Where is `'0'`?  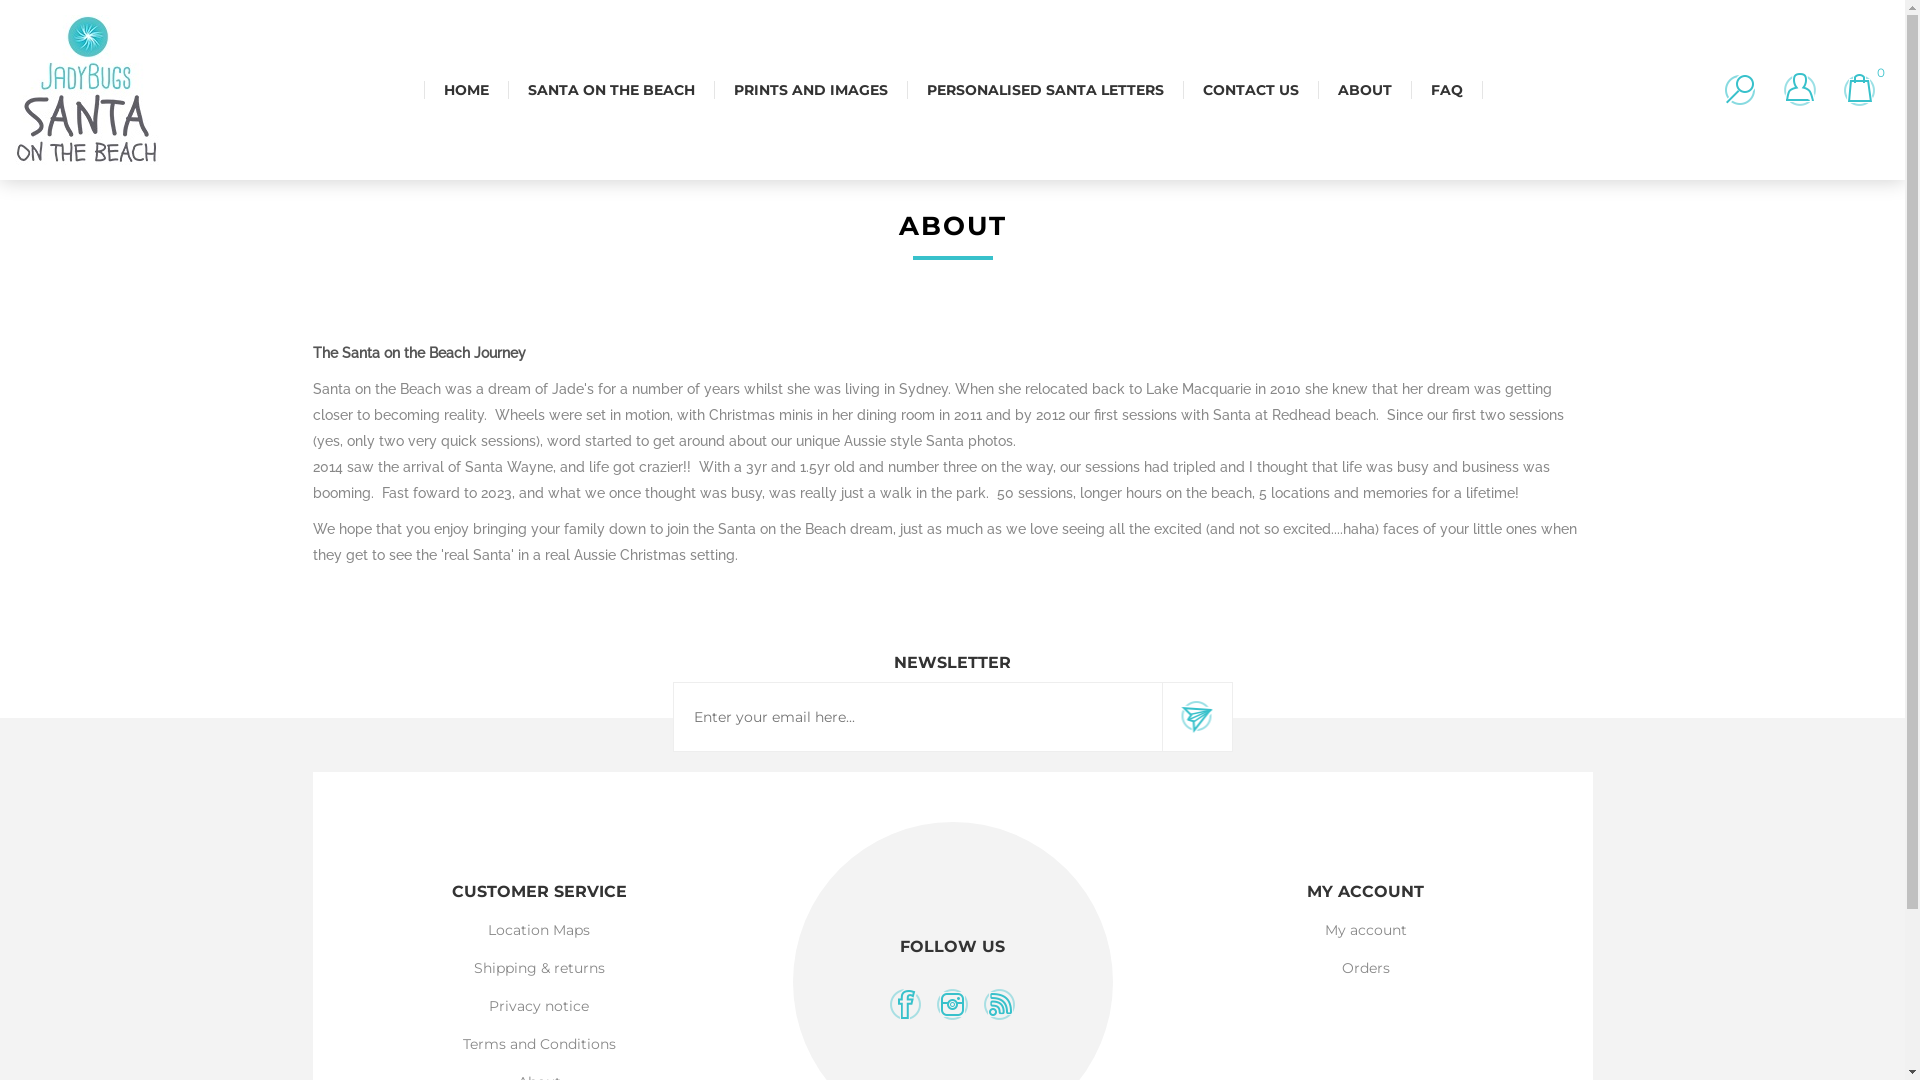 '0' is located at coordinates (1834, 88).